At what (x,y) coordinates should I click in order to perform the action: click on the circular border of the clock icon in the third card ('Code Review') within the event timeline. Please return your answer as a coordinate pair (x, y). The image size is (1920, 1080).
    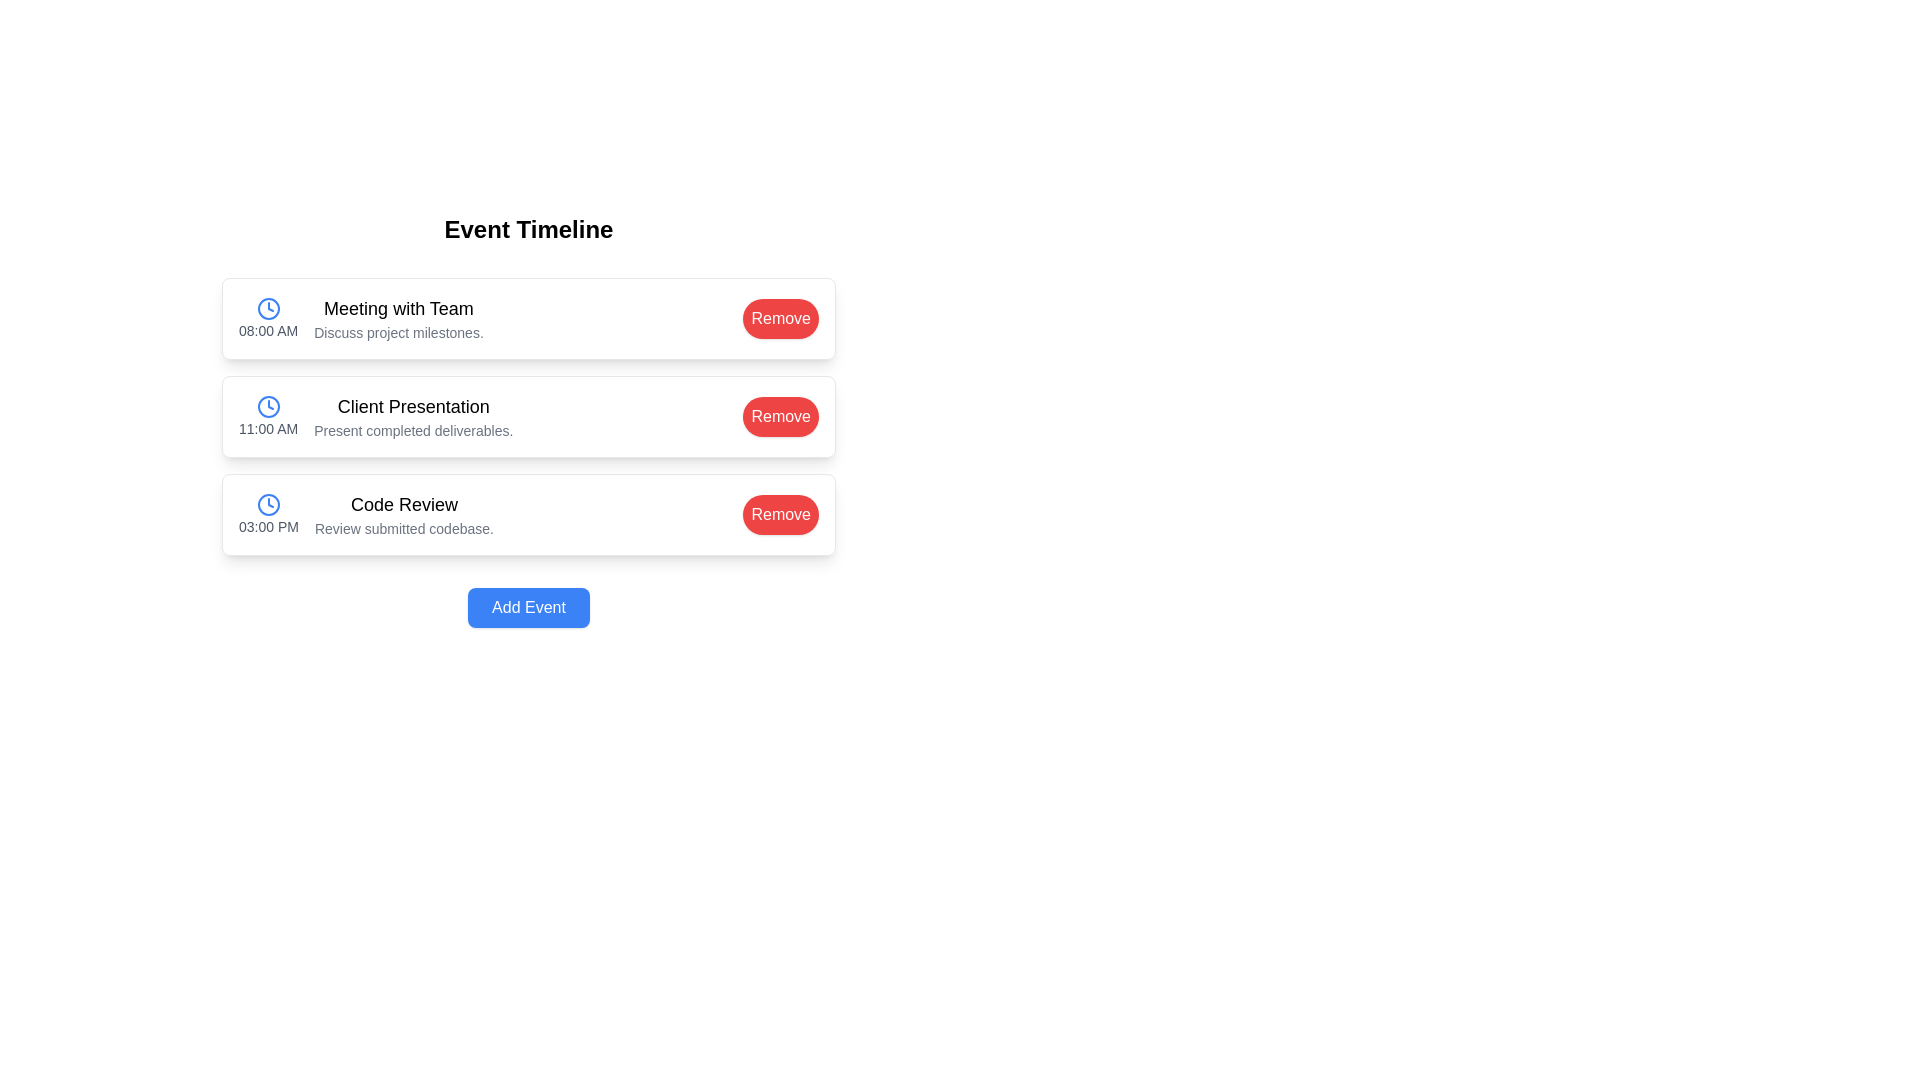
    Looking at the image, I should click on (267, 504).